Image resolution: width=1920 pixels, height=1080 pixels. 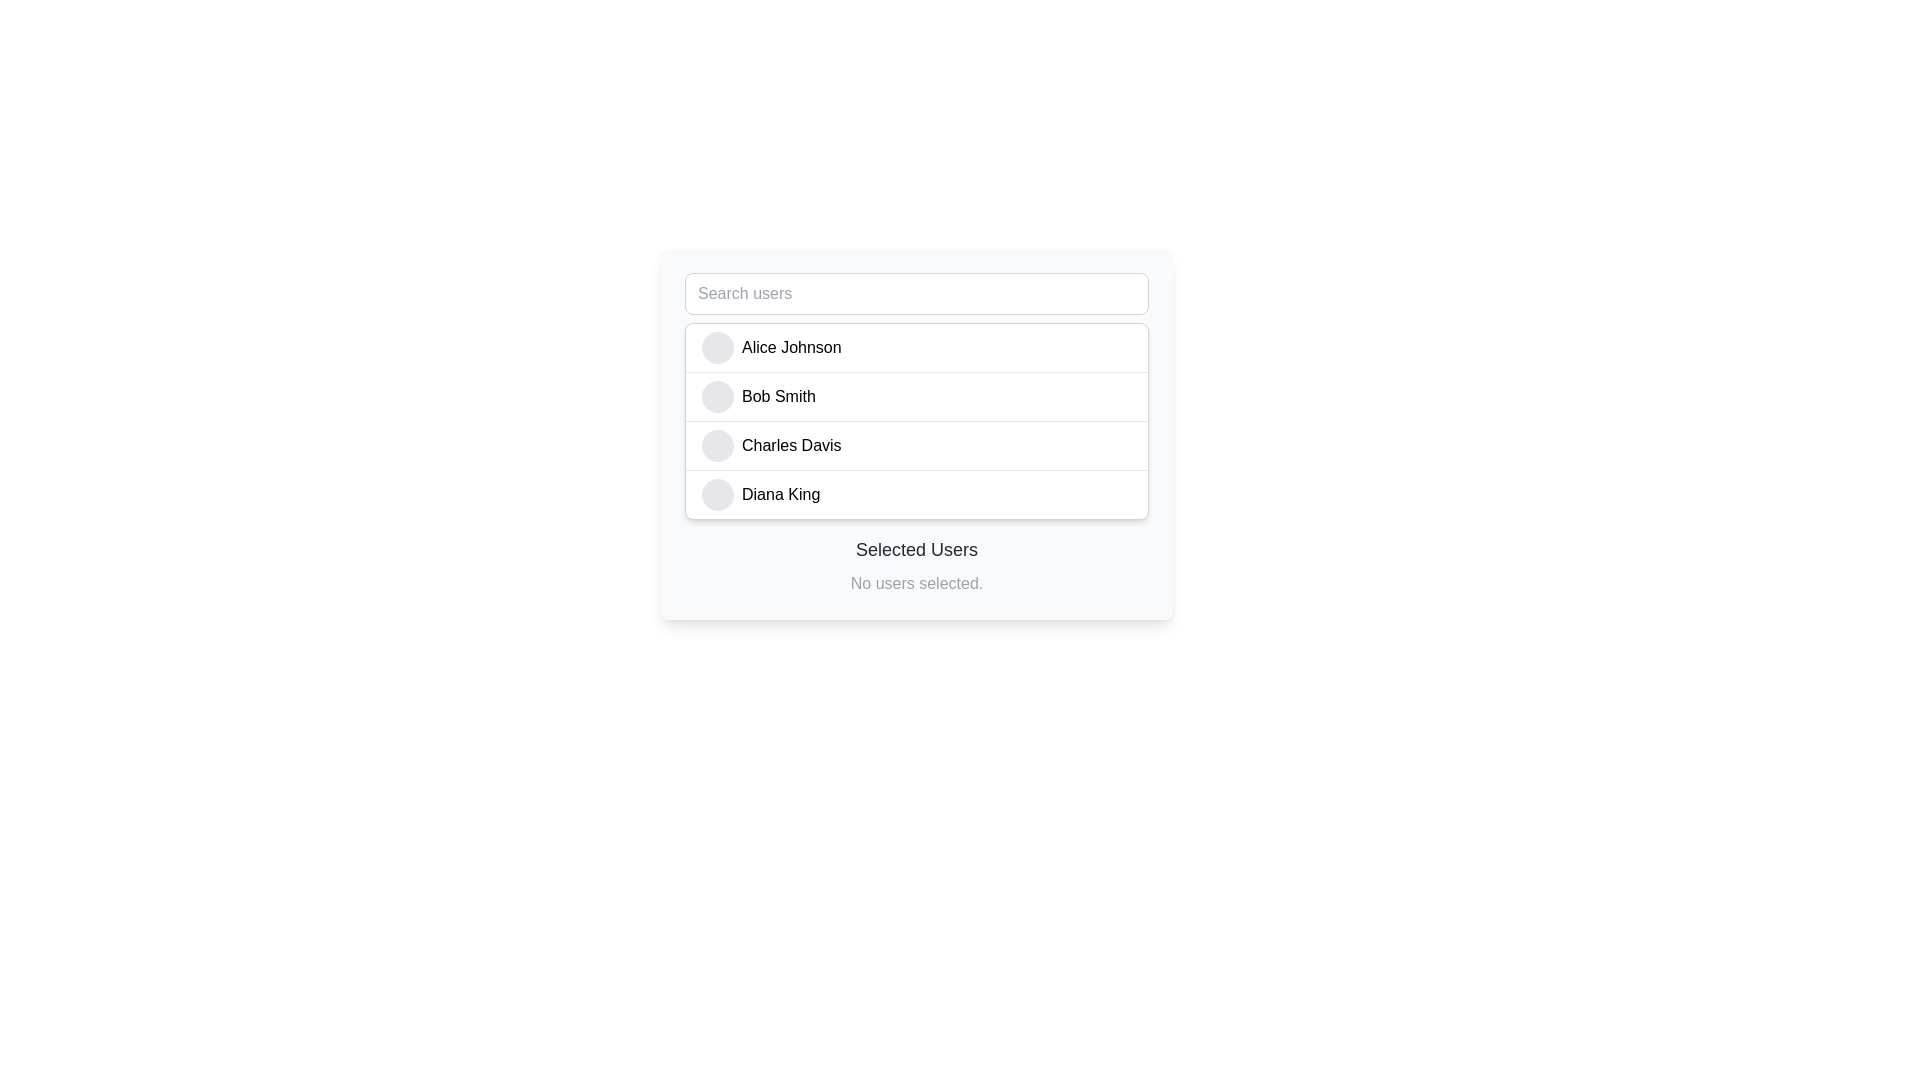 I want to click on an entry in the List box, which is a white rectangular component with rounded edges and a light gray border, containing a list of users' names, so click(x=915, y=433).